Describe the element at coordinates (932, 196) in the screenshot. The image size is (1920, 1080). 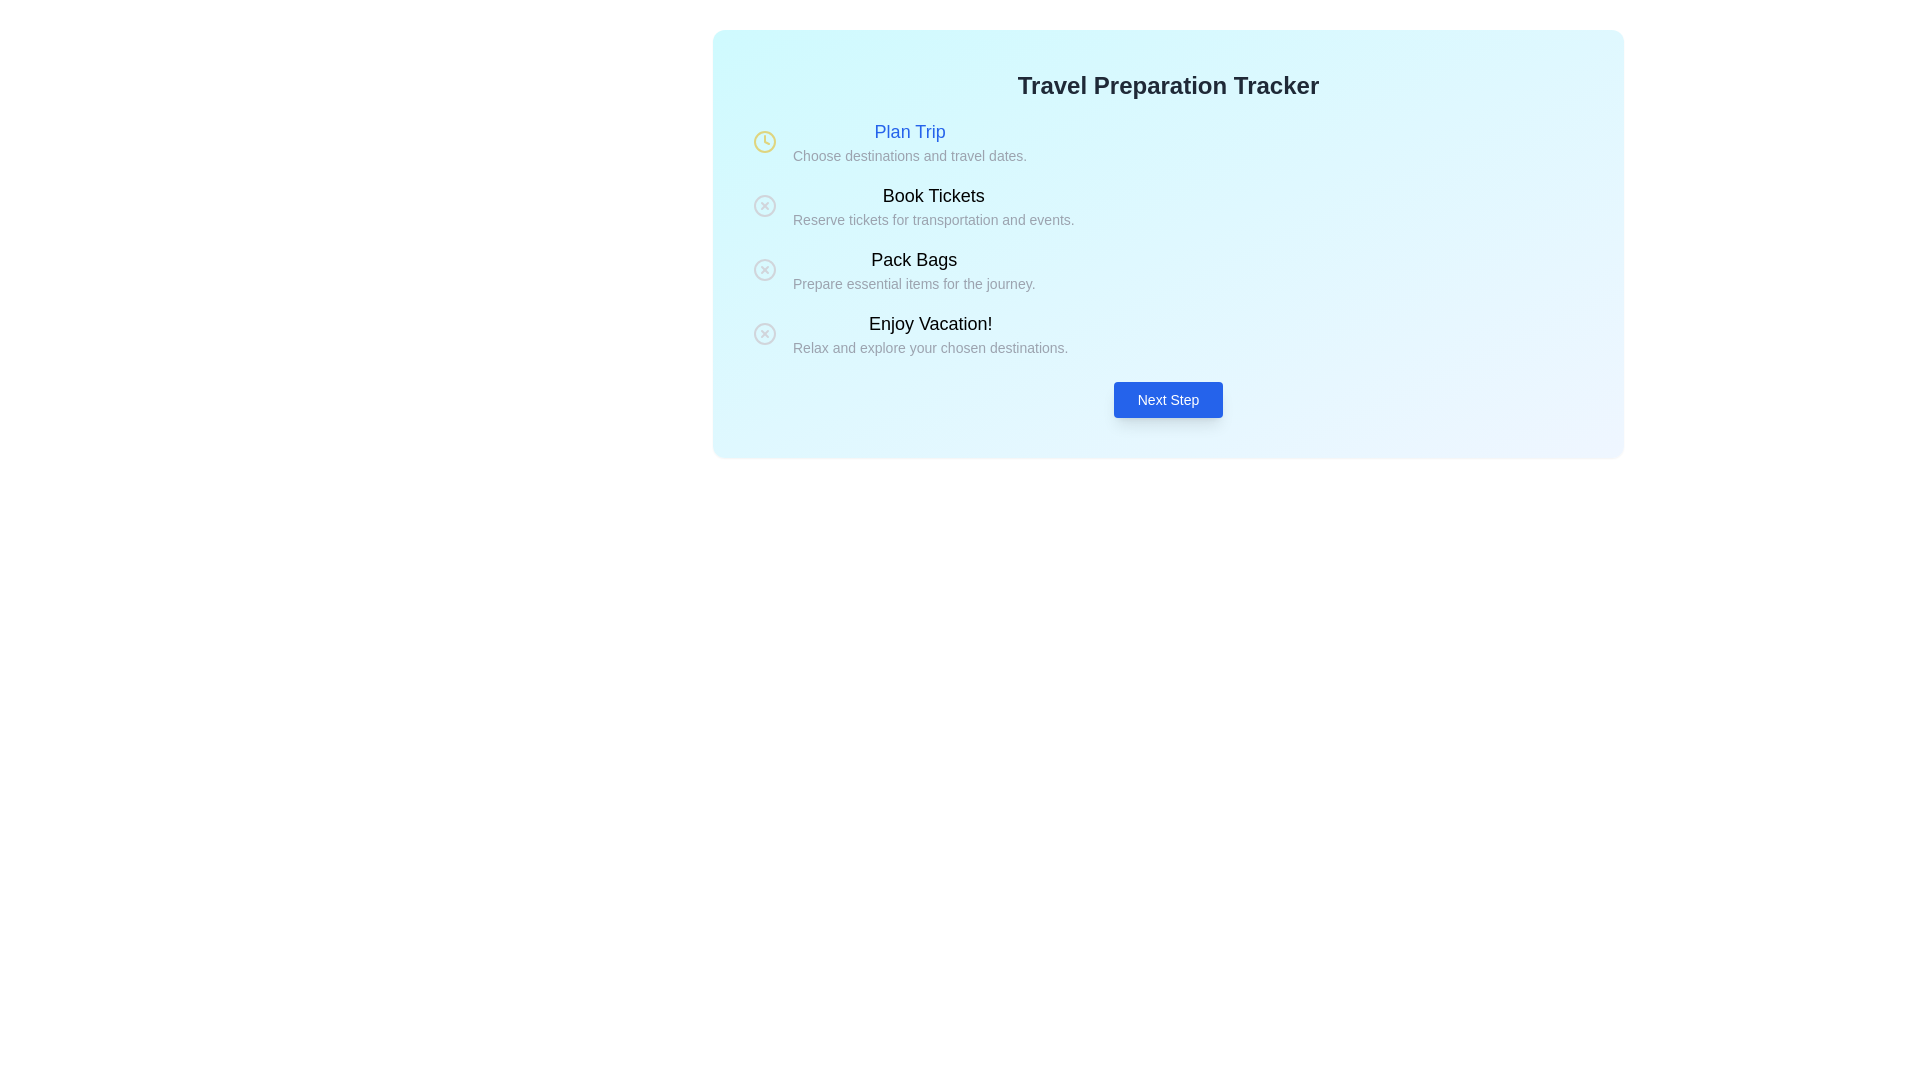
I see `text label indicating the action or step named 'Book Tickets', which is centrally positioned under the main heading 'Travel Preparation Tracker'` at that location.